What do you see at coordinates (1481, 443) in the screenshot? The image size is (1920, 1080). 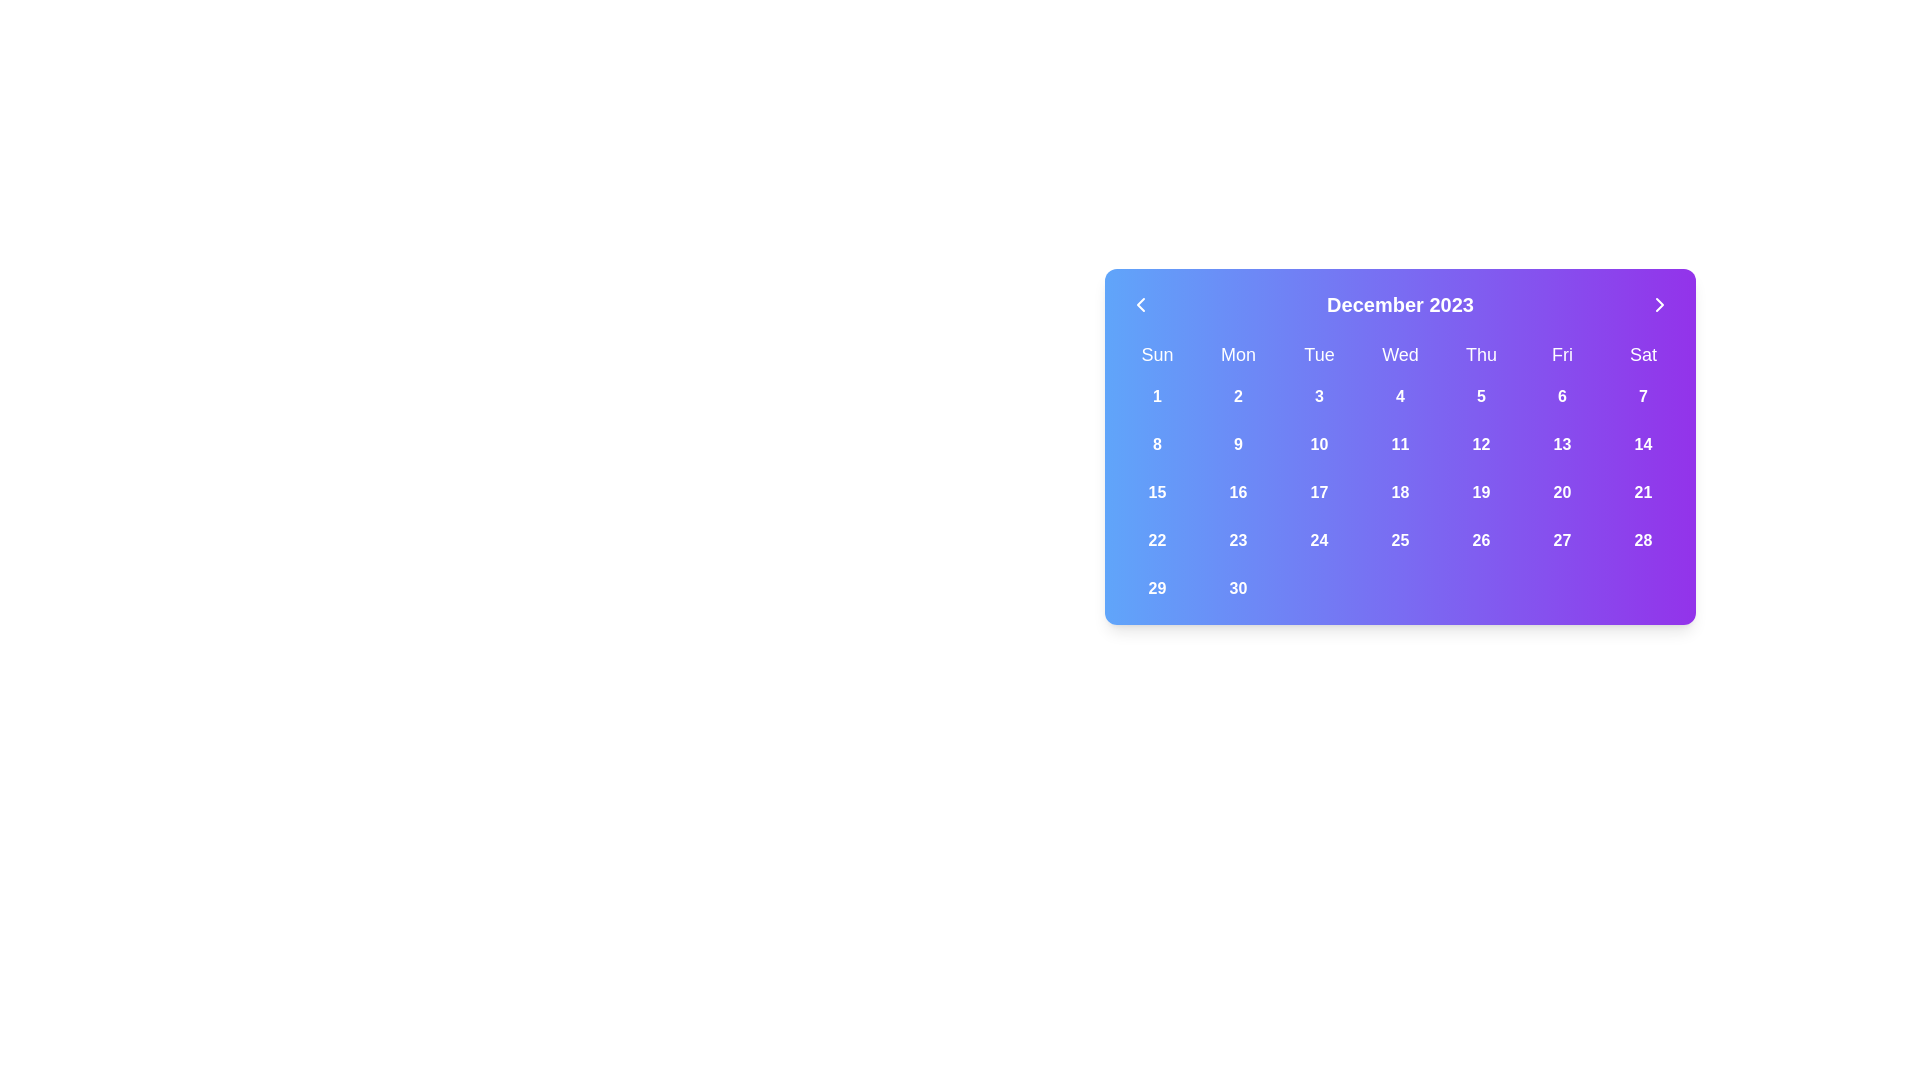 I see `the button representing the date '12' in the calendar grid` at bounding box center [1481, 443].